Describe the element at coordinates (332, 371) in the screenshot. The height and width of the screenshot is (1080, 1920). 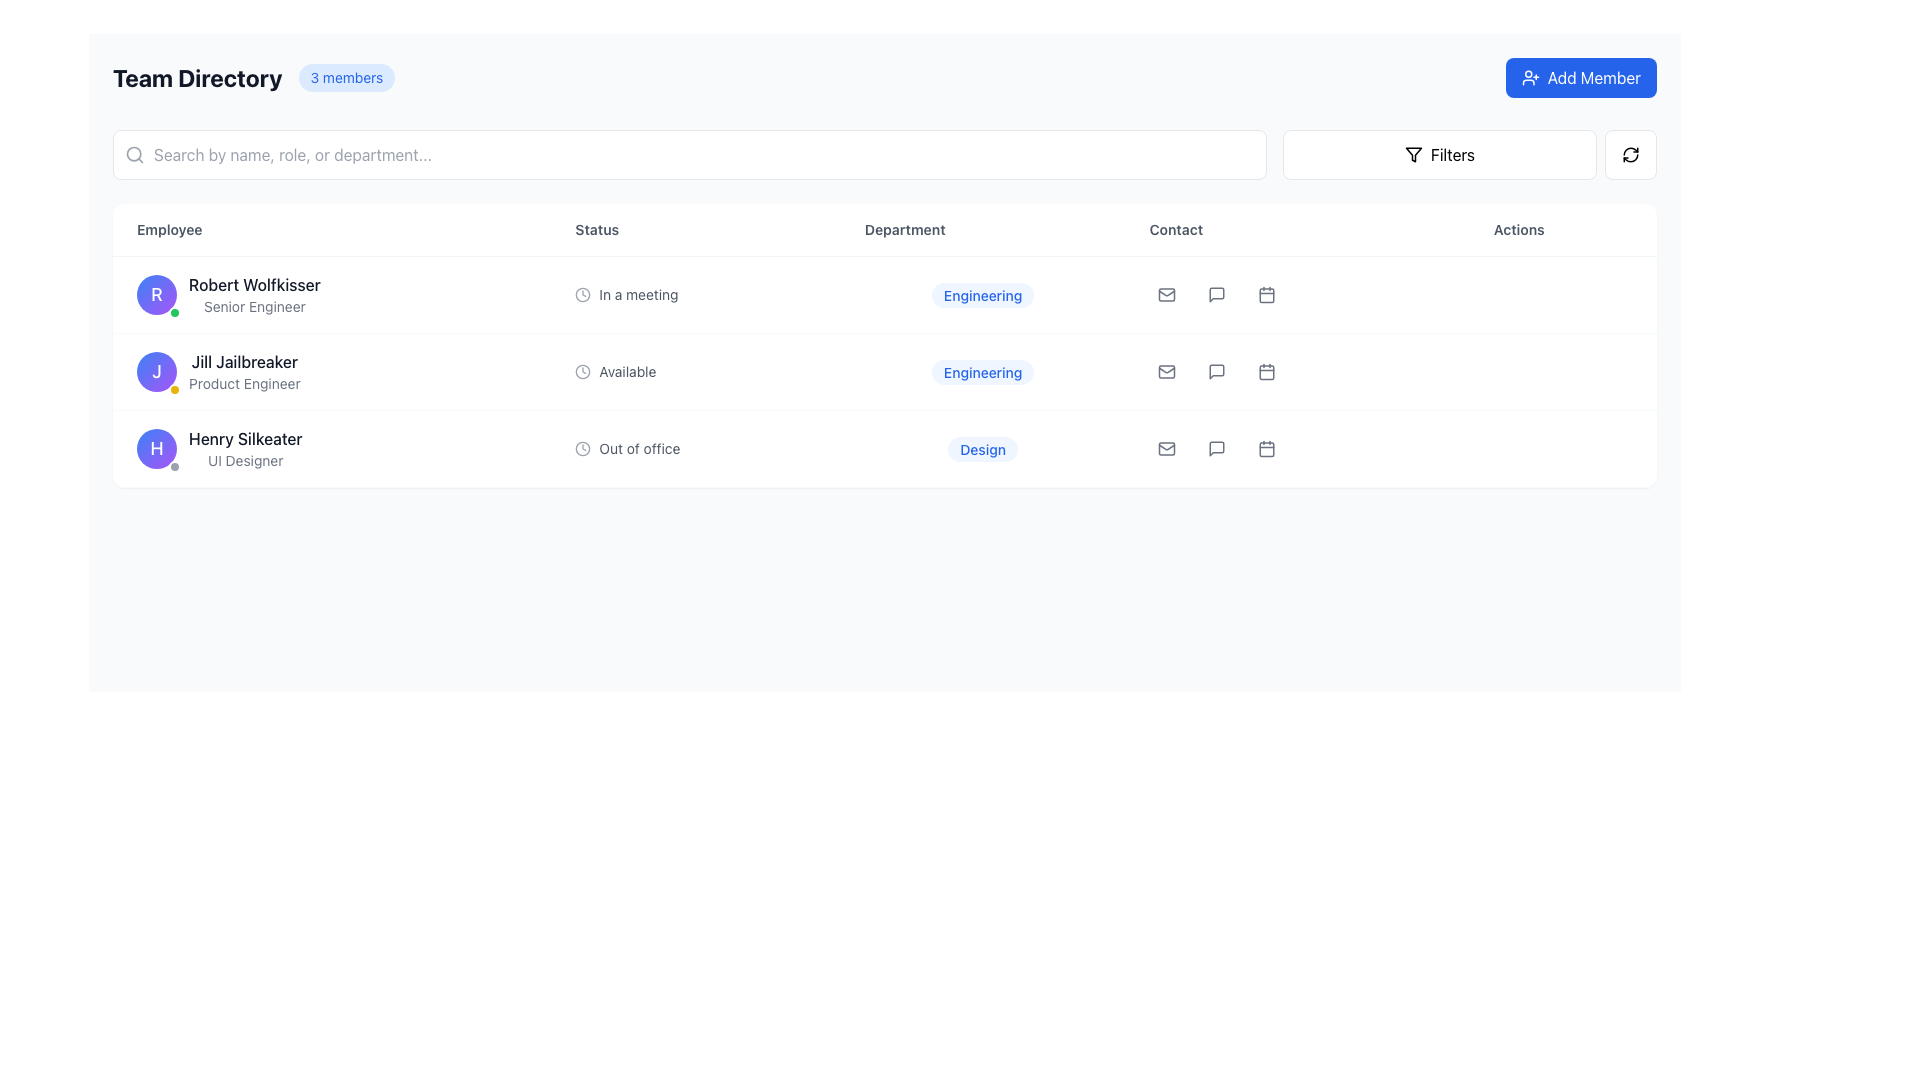
I see `avatar of the employee information display card located in the second row of the 'Employee' column in the 'Team Directory' table, positioned below 'Robert Wolfkisser' and above 'Henry Silkeater'` at that location.